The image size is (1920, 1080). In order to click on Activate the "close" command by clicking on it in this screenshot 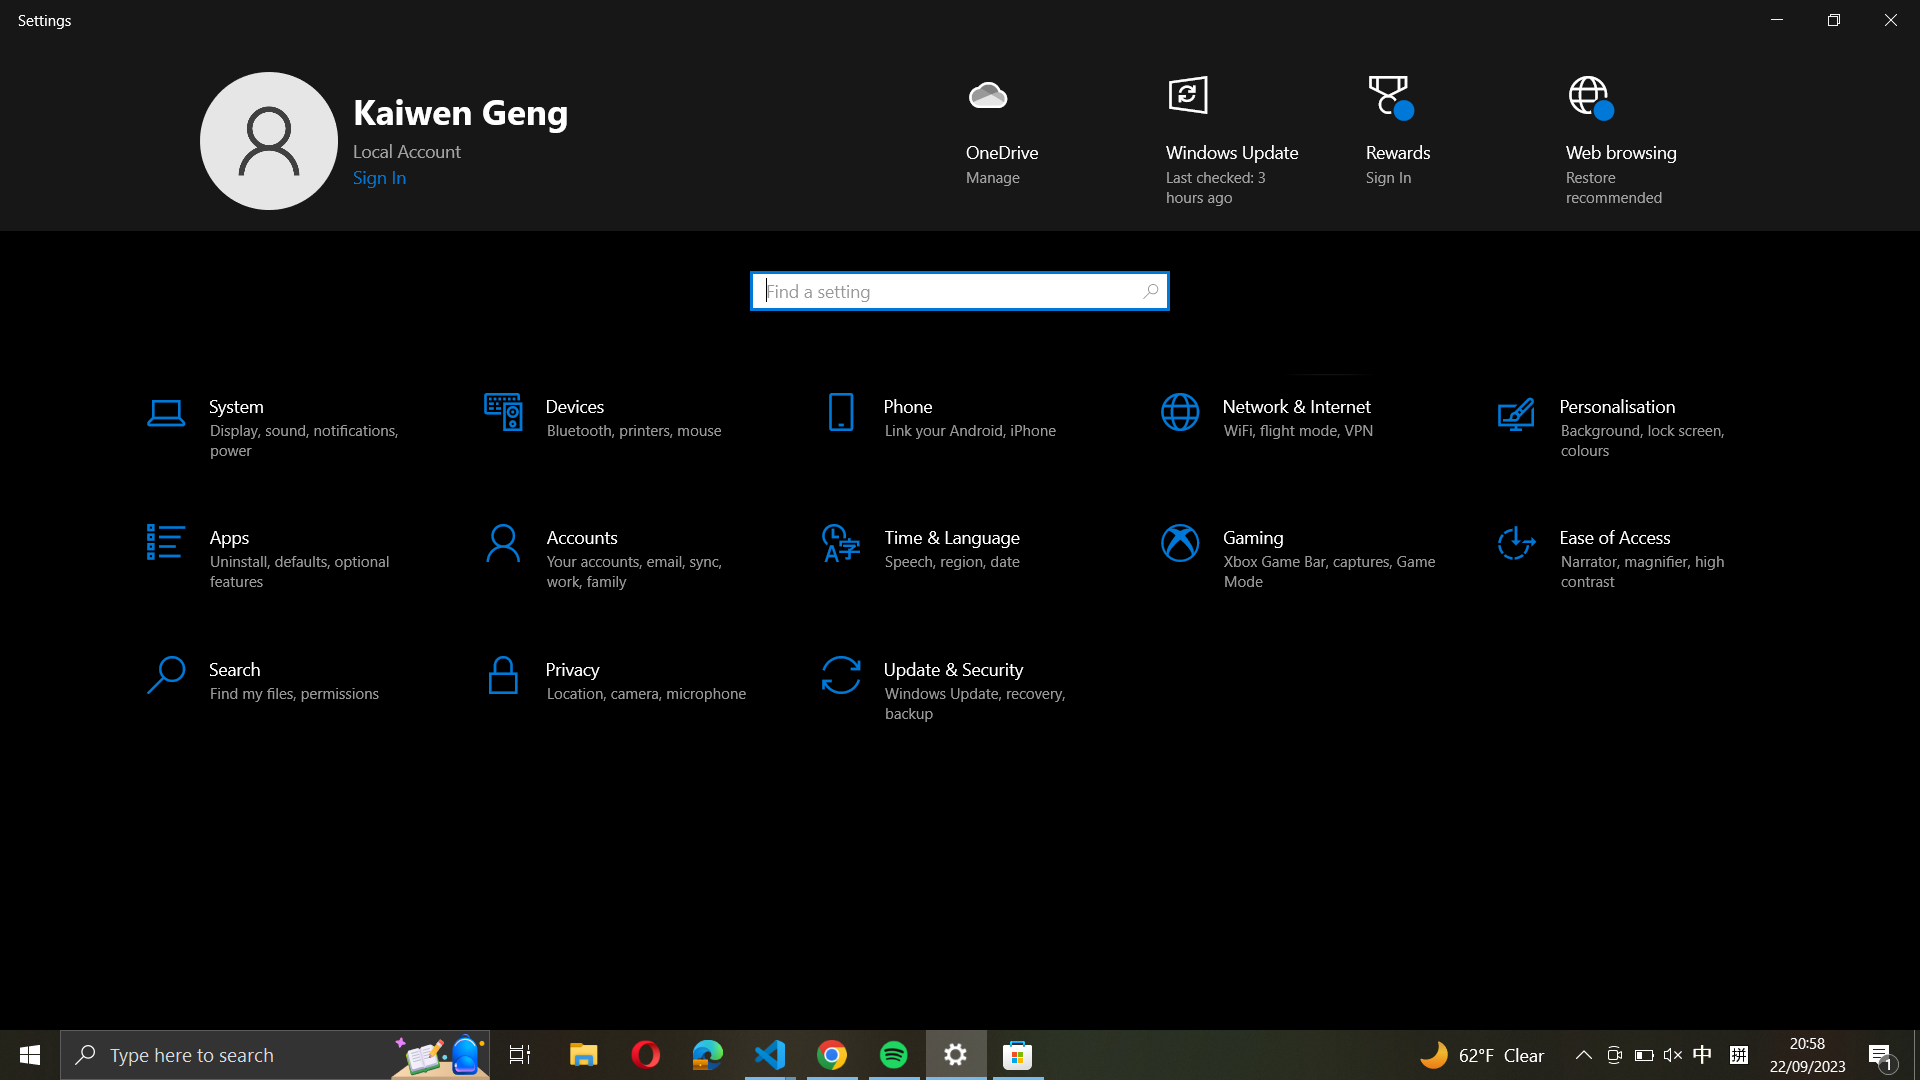, I will do `click(1894, 20)`.